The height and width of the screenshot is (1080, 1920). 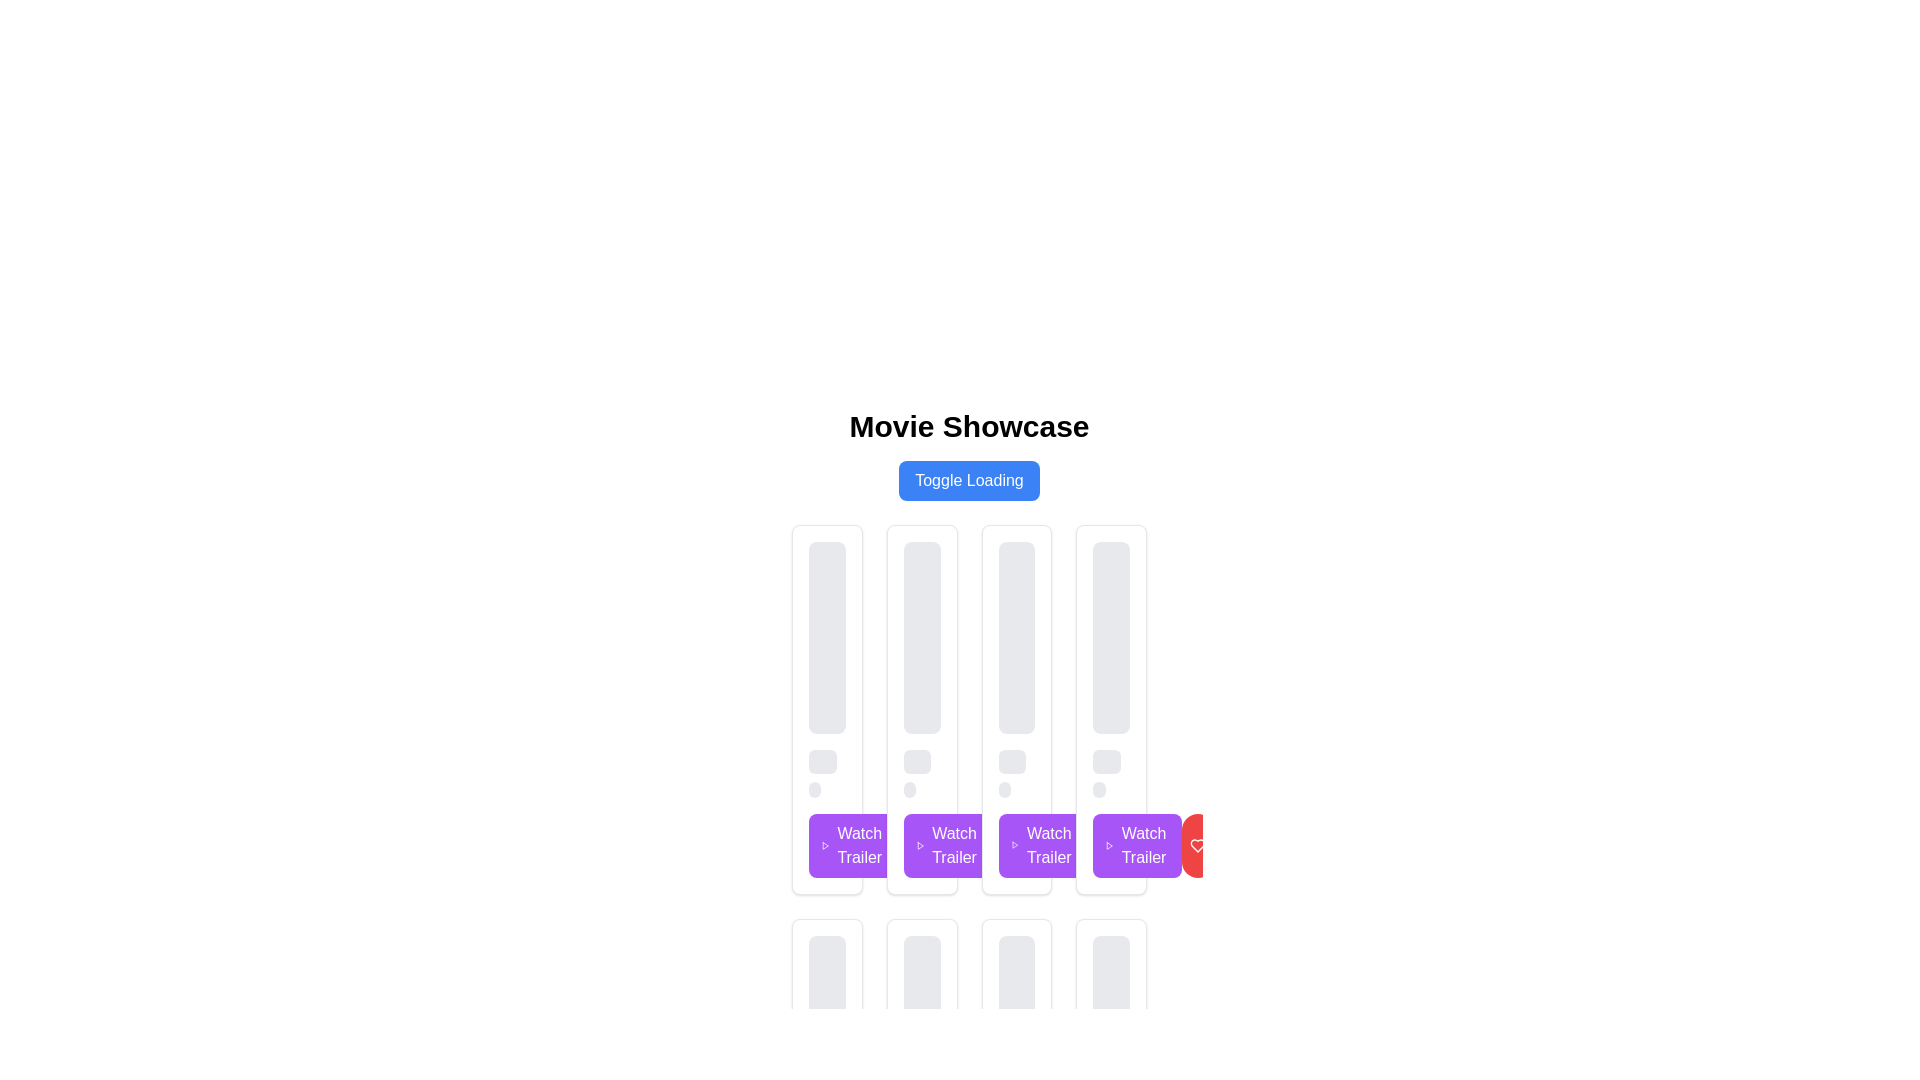 I want to click on the first Placeholder block with a light gray background and rounded corners, positioned in the middle of a scrolling interface, so click(x=1016, y=637).